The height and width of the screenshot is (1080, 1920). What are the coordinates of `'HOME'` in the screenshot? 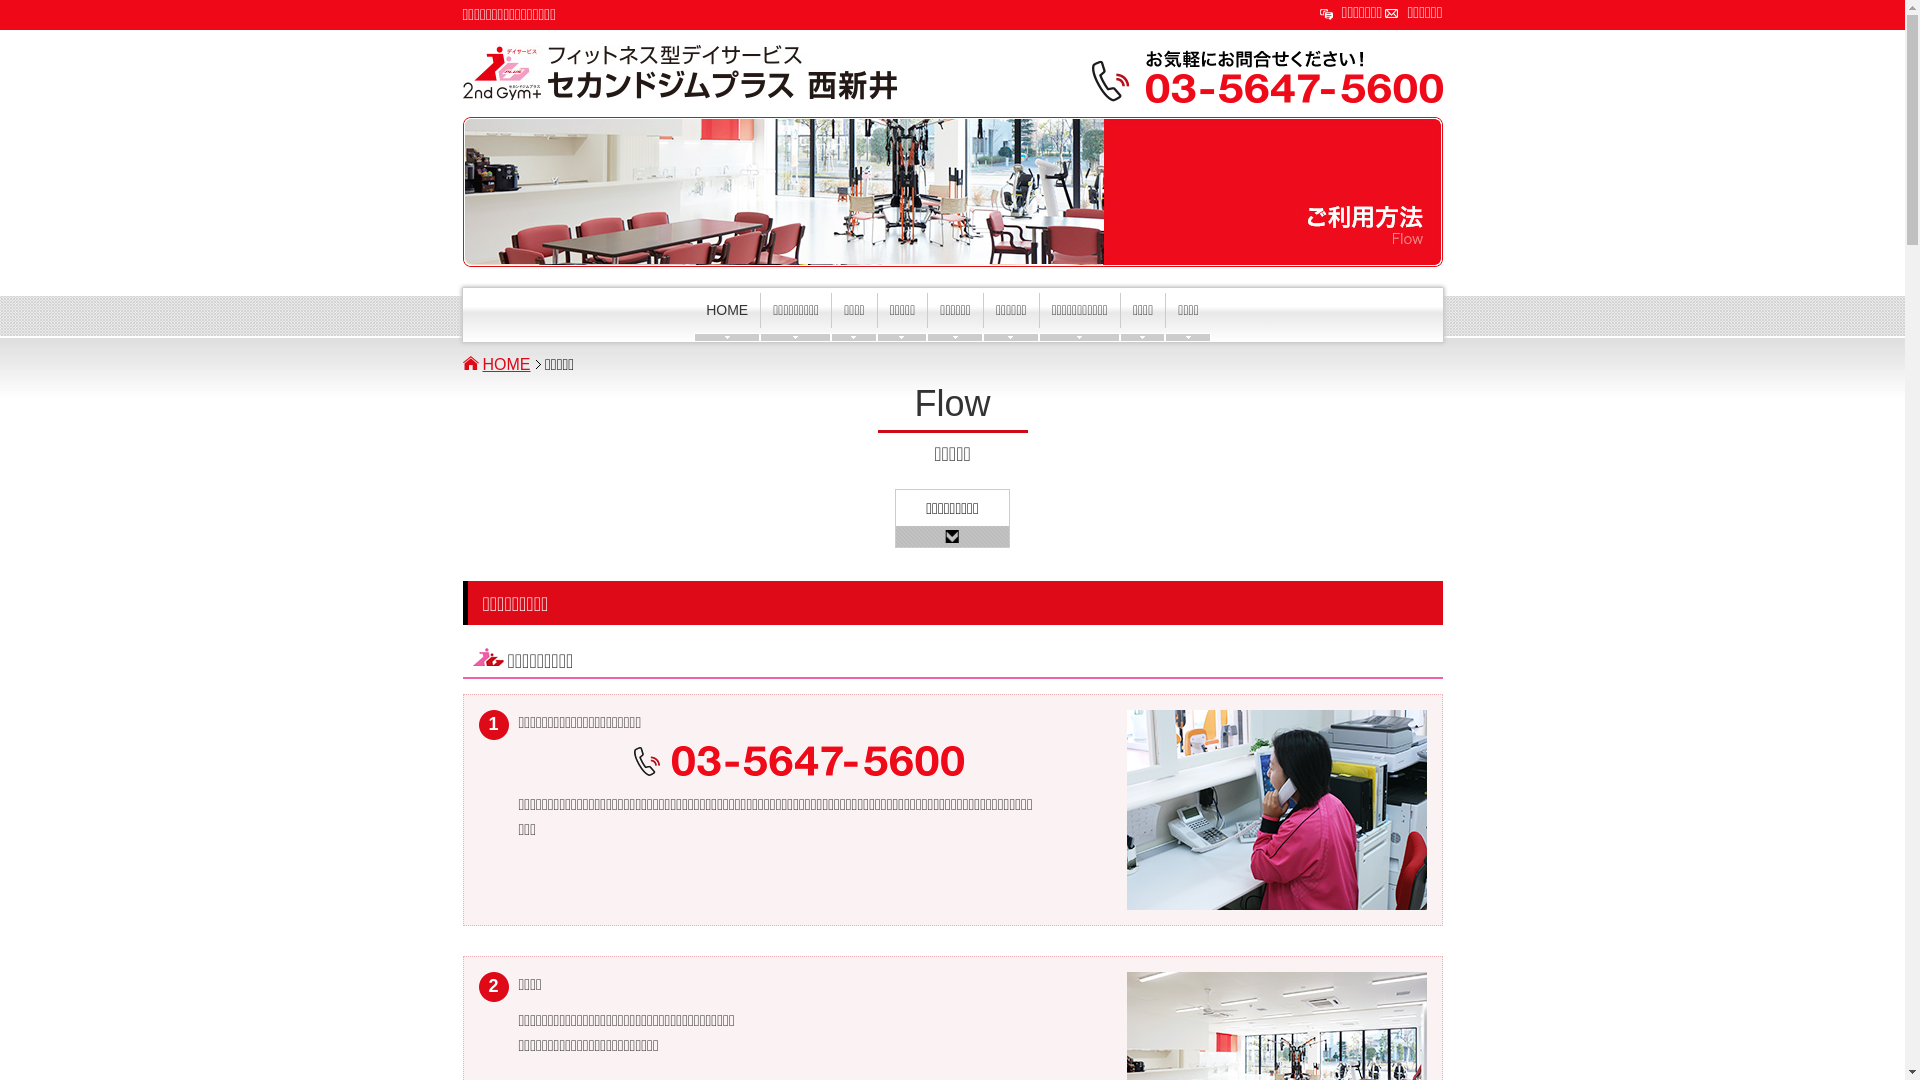 It's located at (510, 364).